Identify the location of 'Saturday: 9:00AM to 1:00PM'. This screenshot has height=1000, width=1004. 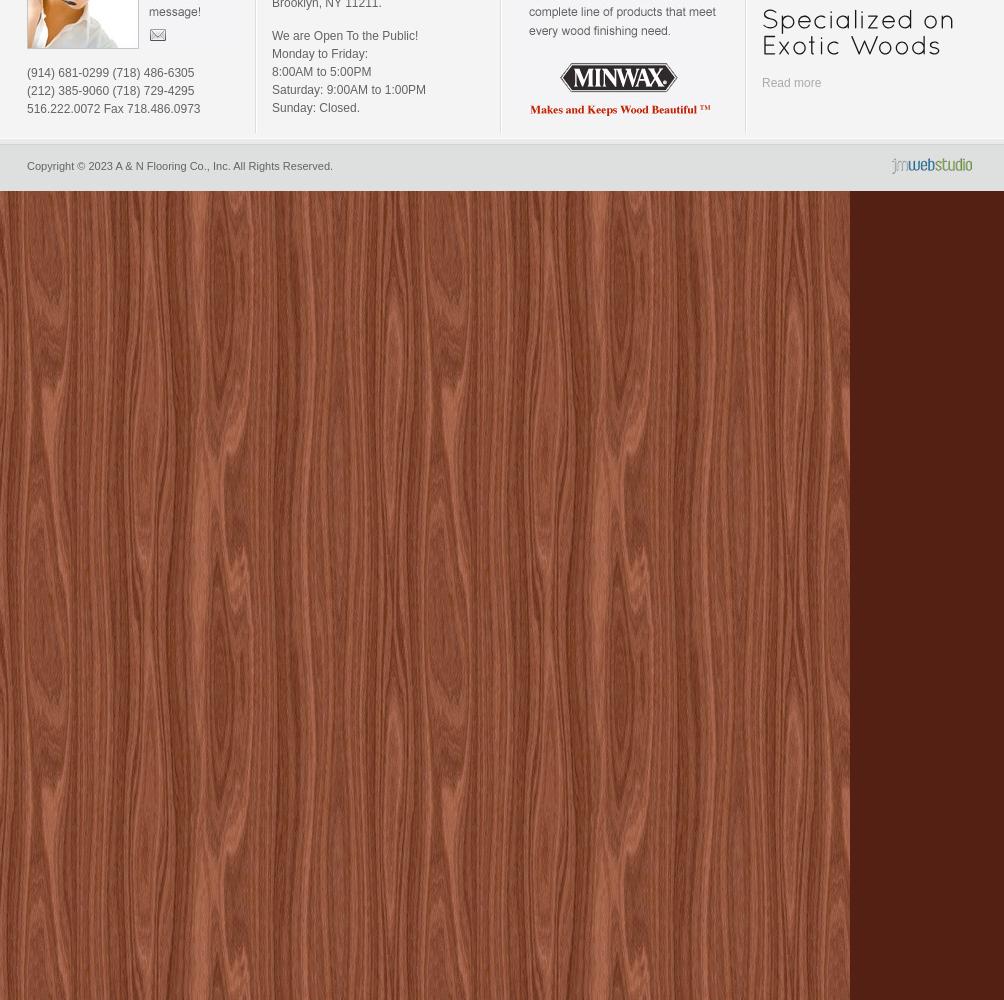
(348, 89).